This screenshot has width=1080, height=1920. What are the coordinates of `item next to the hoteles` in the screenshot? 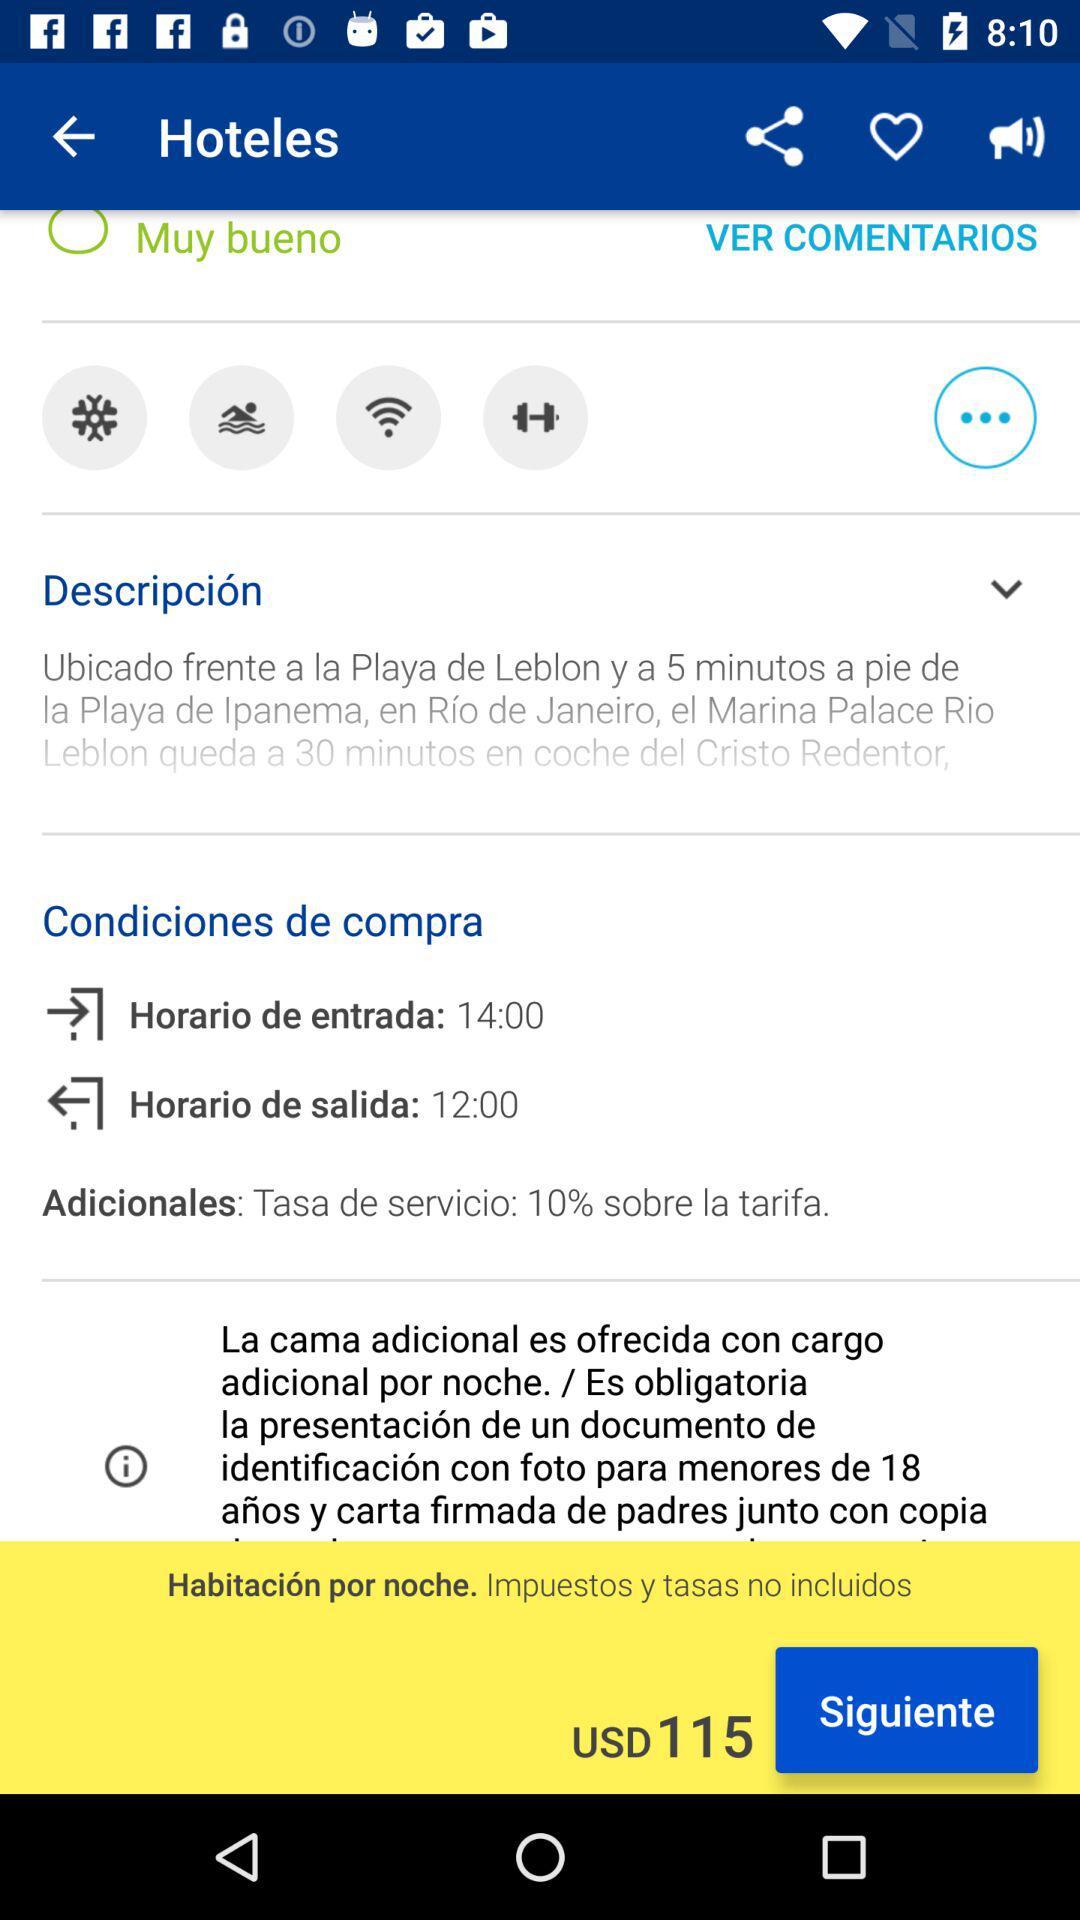 It's located at (72, 135).